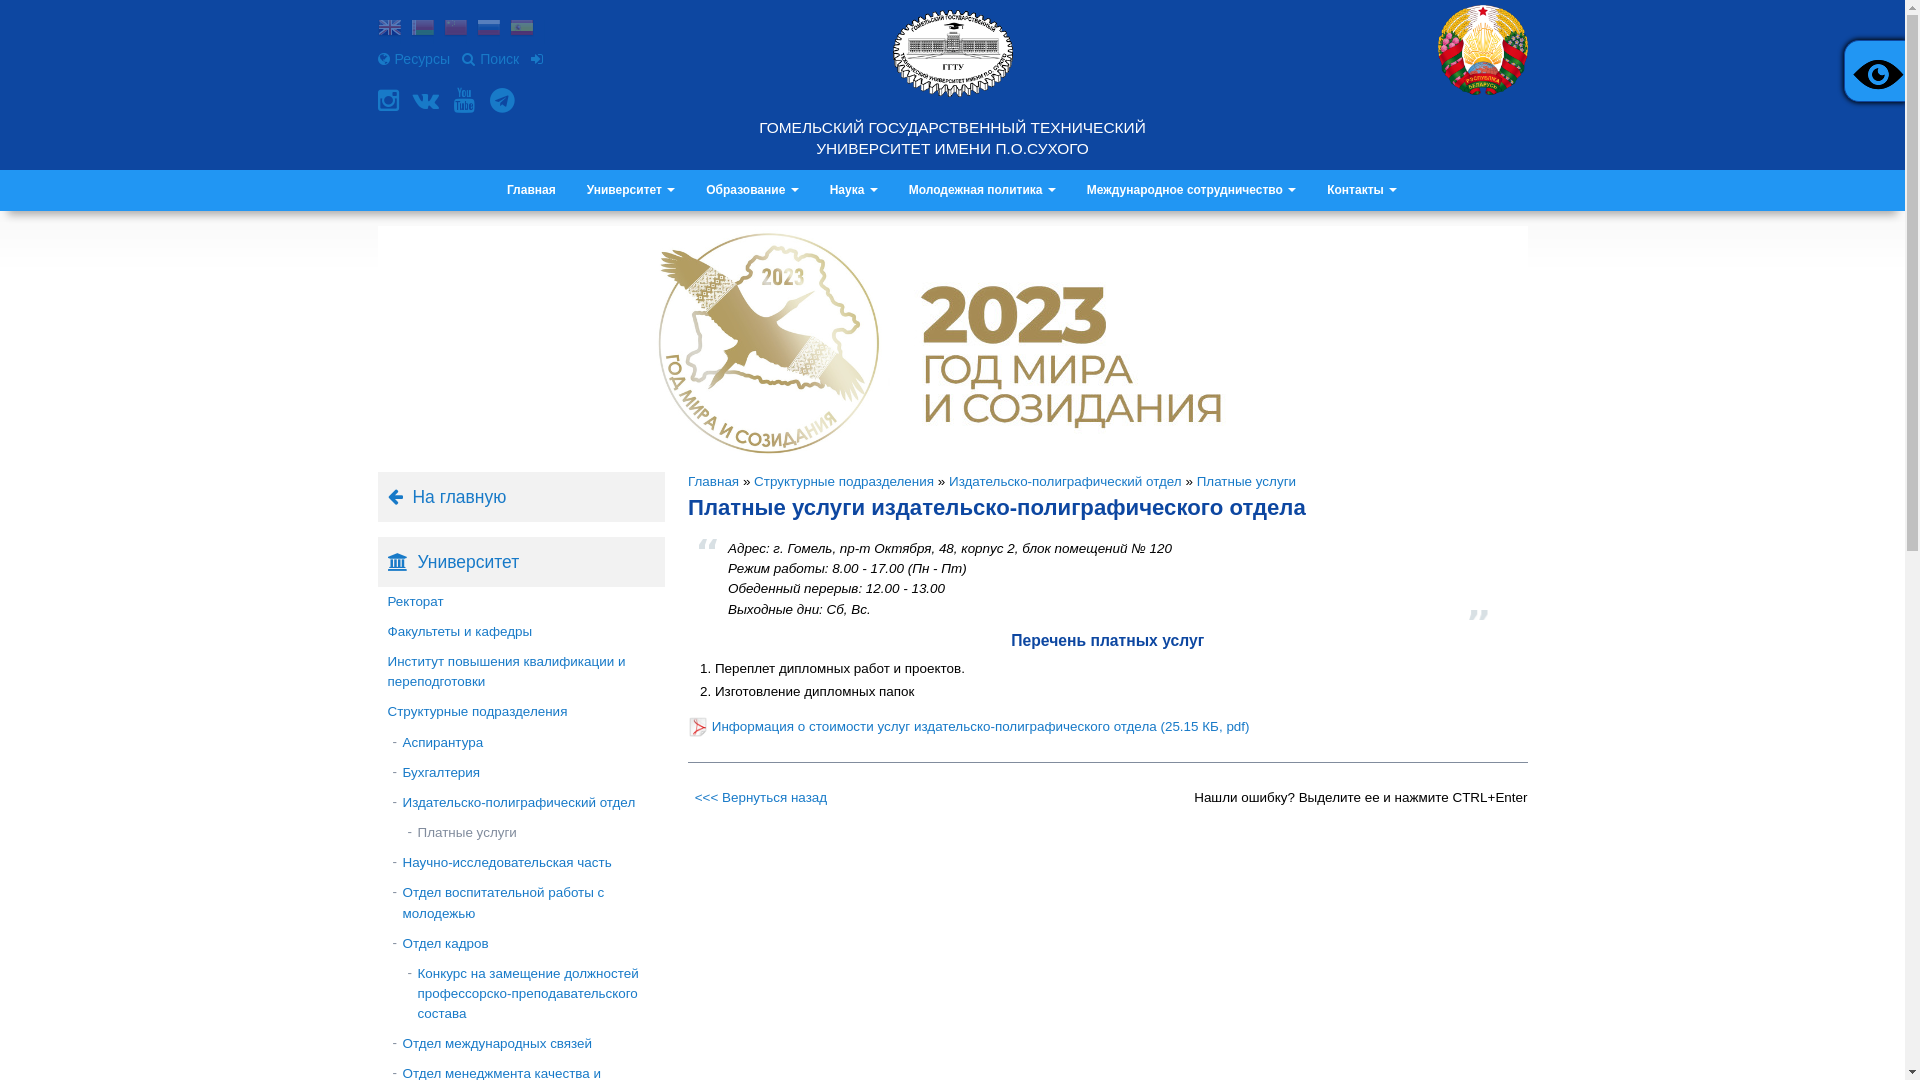 Image resolution: width=1920 pixels, height=1080 pixels. What do you see at coordinates (488, 29) in the screenshot?
I see `'Russian'` at bounding box center [488, 29].